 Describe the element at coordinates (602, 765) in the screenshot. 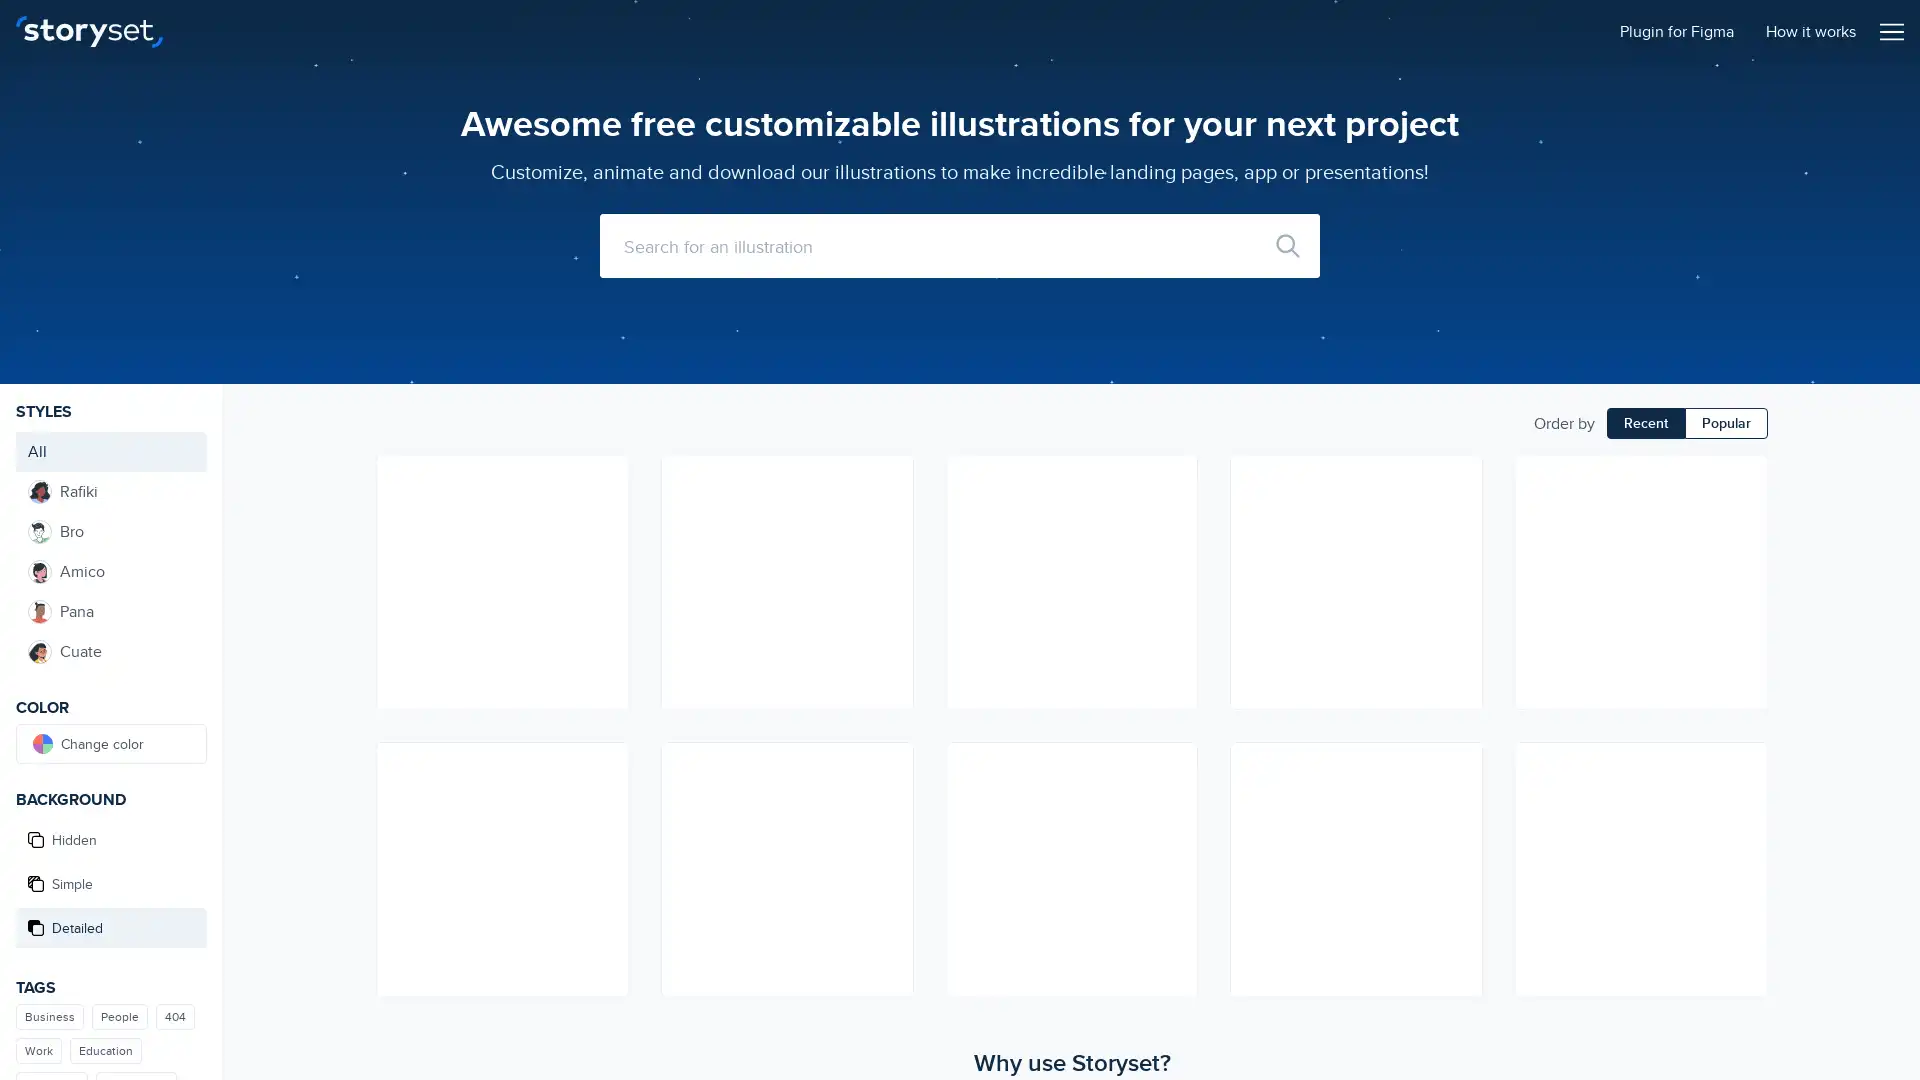

I see `wand icon Animate` at that location.